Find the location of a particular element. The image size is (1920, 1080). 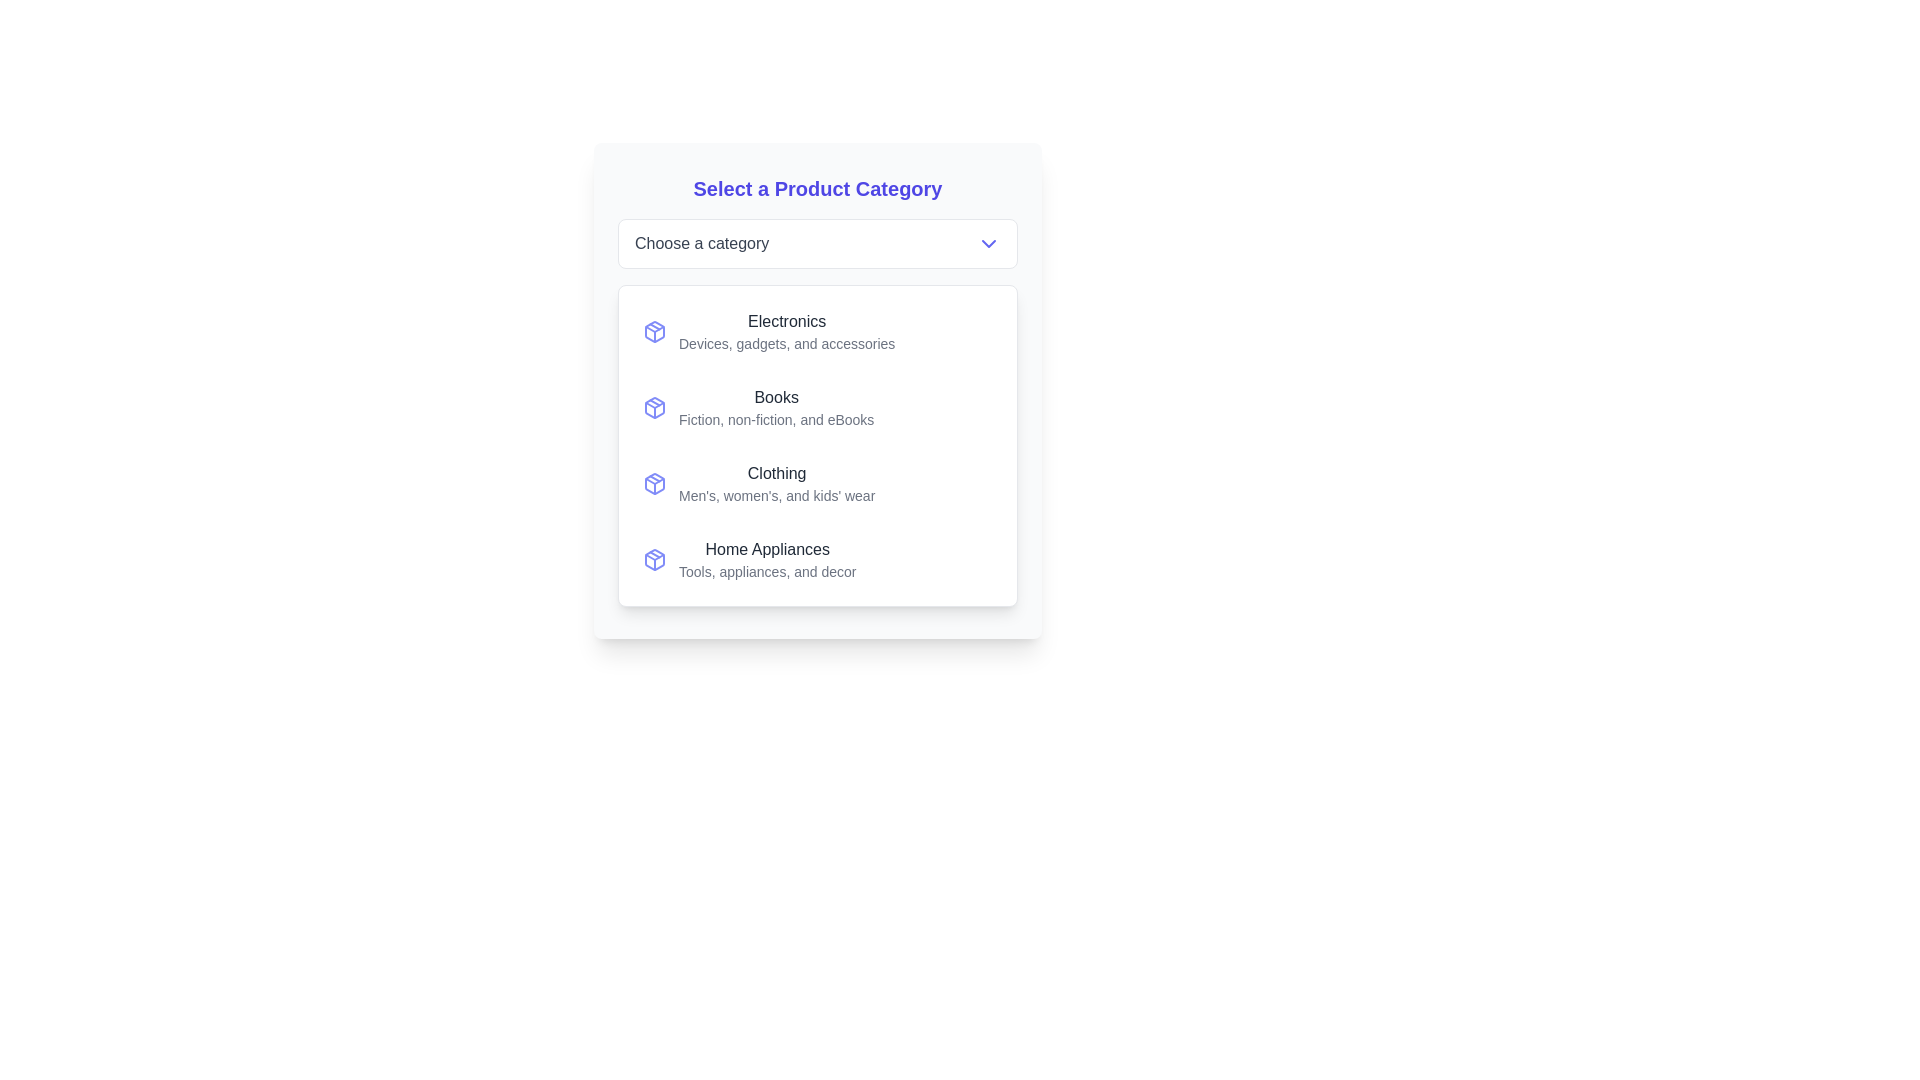

the small cube icon with a purple outline that precedes the text 'Electronics' to interact with the category is located at coordinates (654, 330).